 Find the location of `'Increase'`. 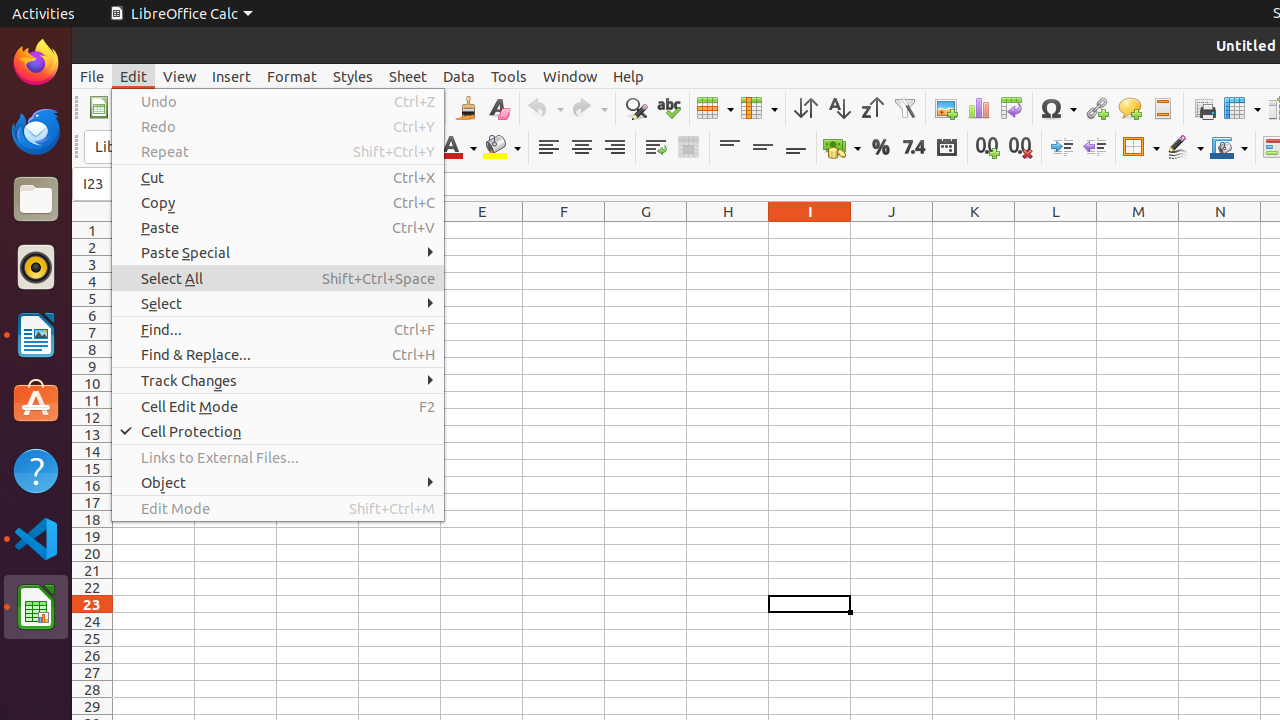

'Increase' is located at coordinates (1060, 146).